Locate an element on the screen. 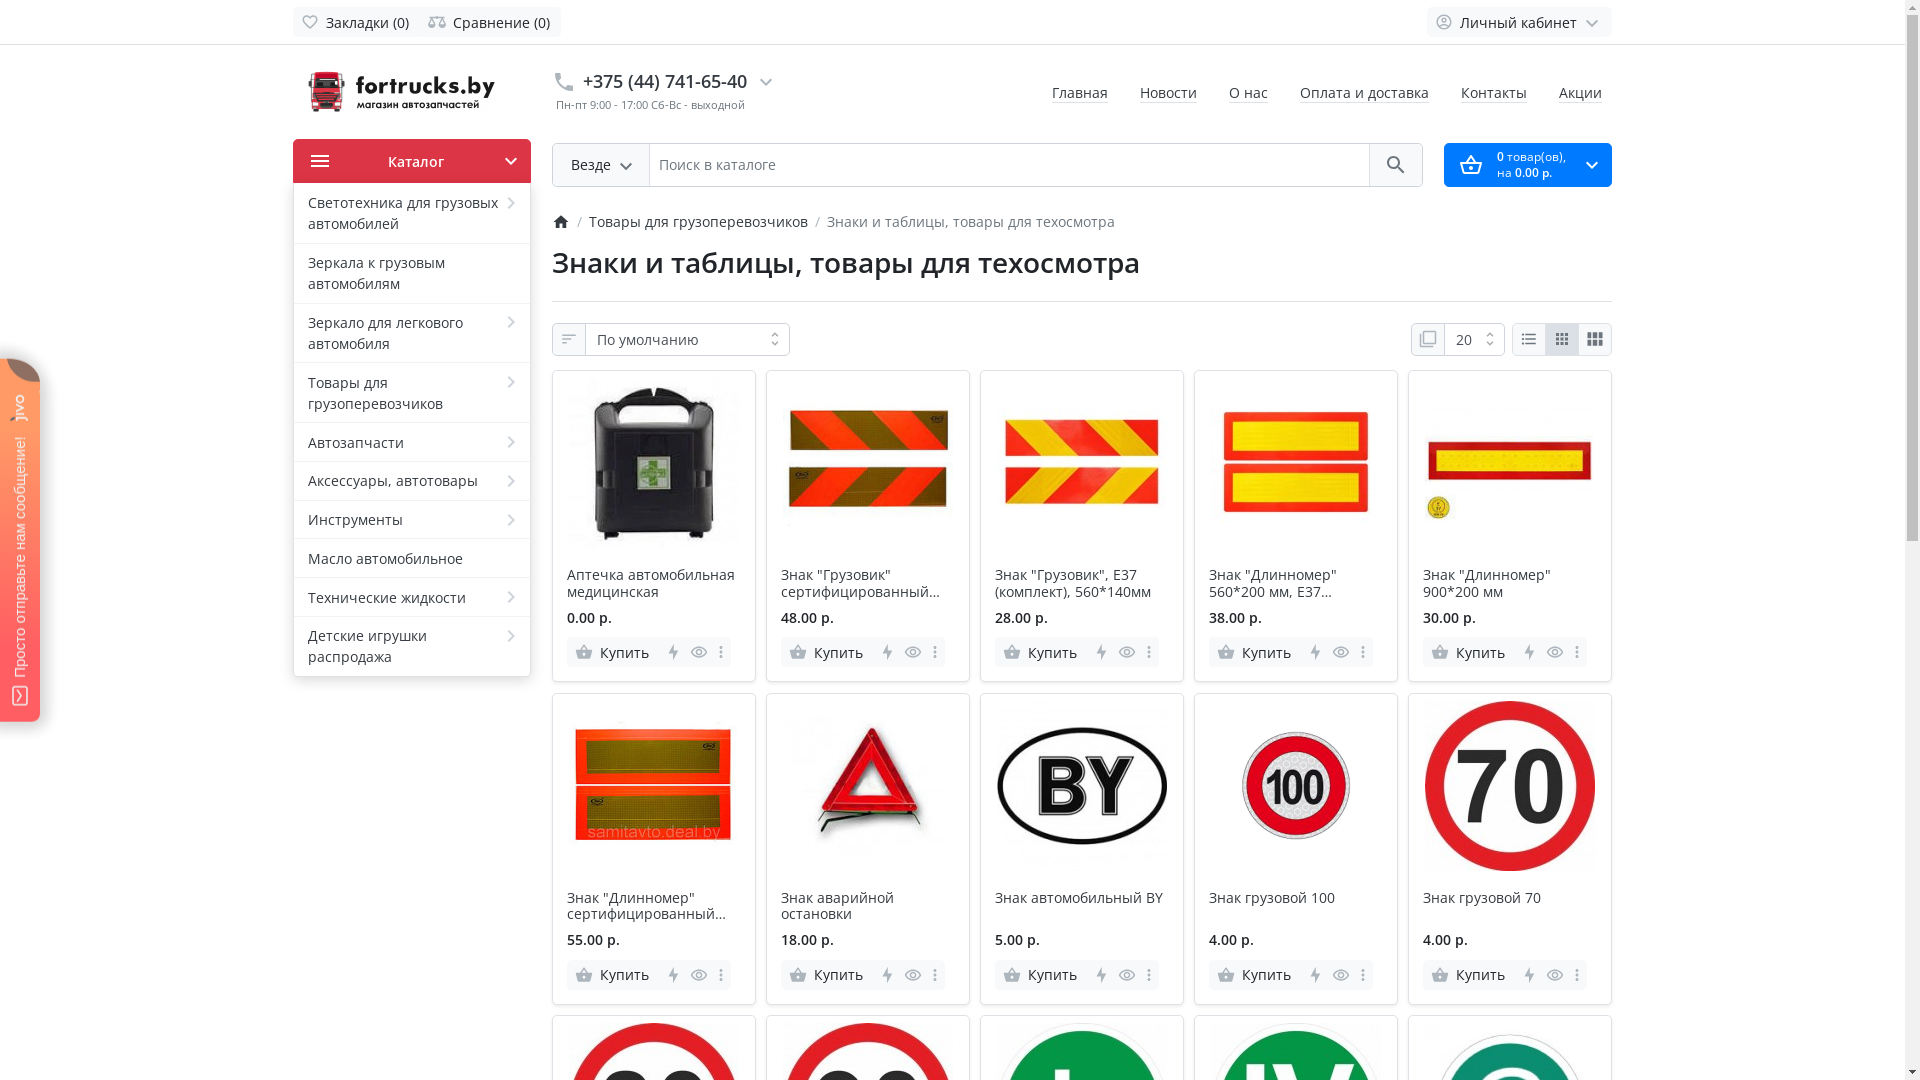  '+375 (44) 741-65-40' is located at coordinates (665, 80).